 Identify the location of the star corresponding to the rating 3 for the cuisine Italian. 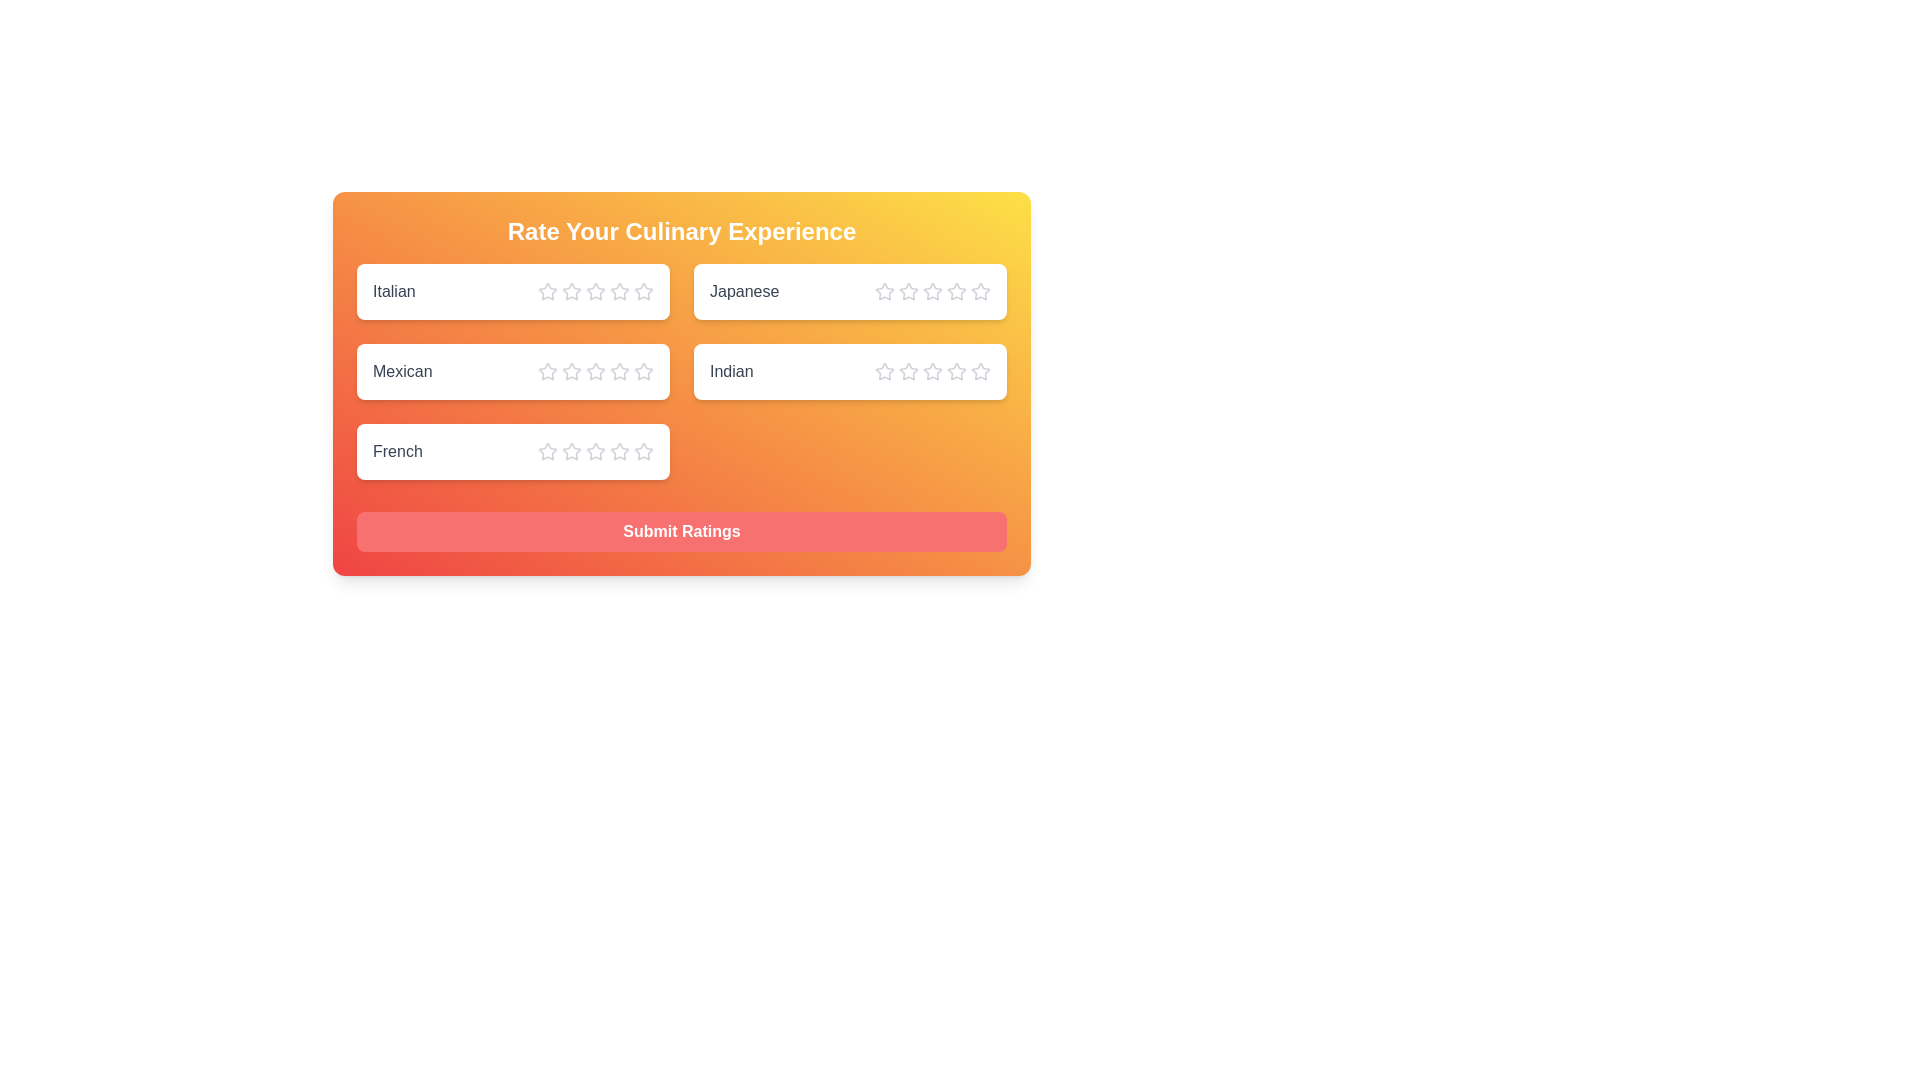
(594, 292).